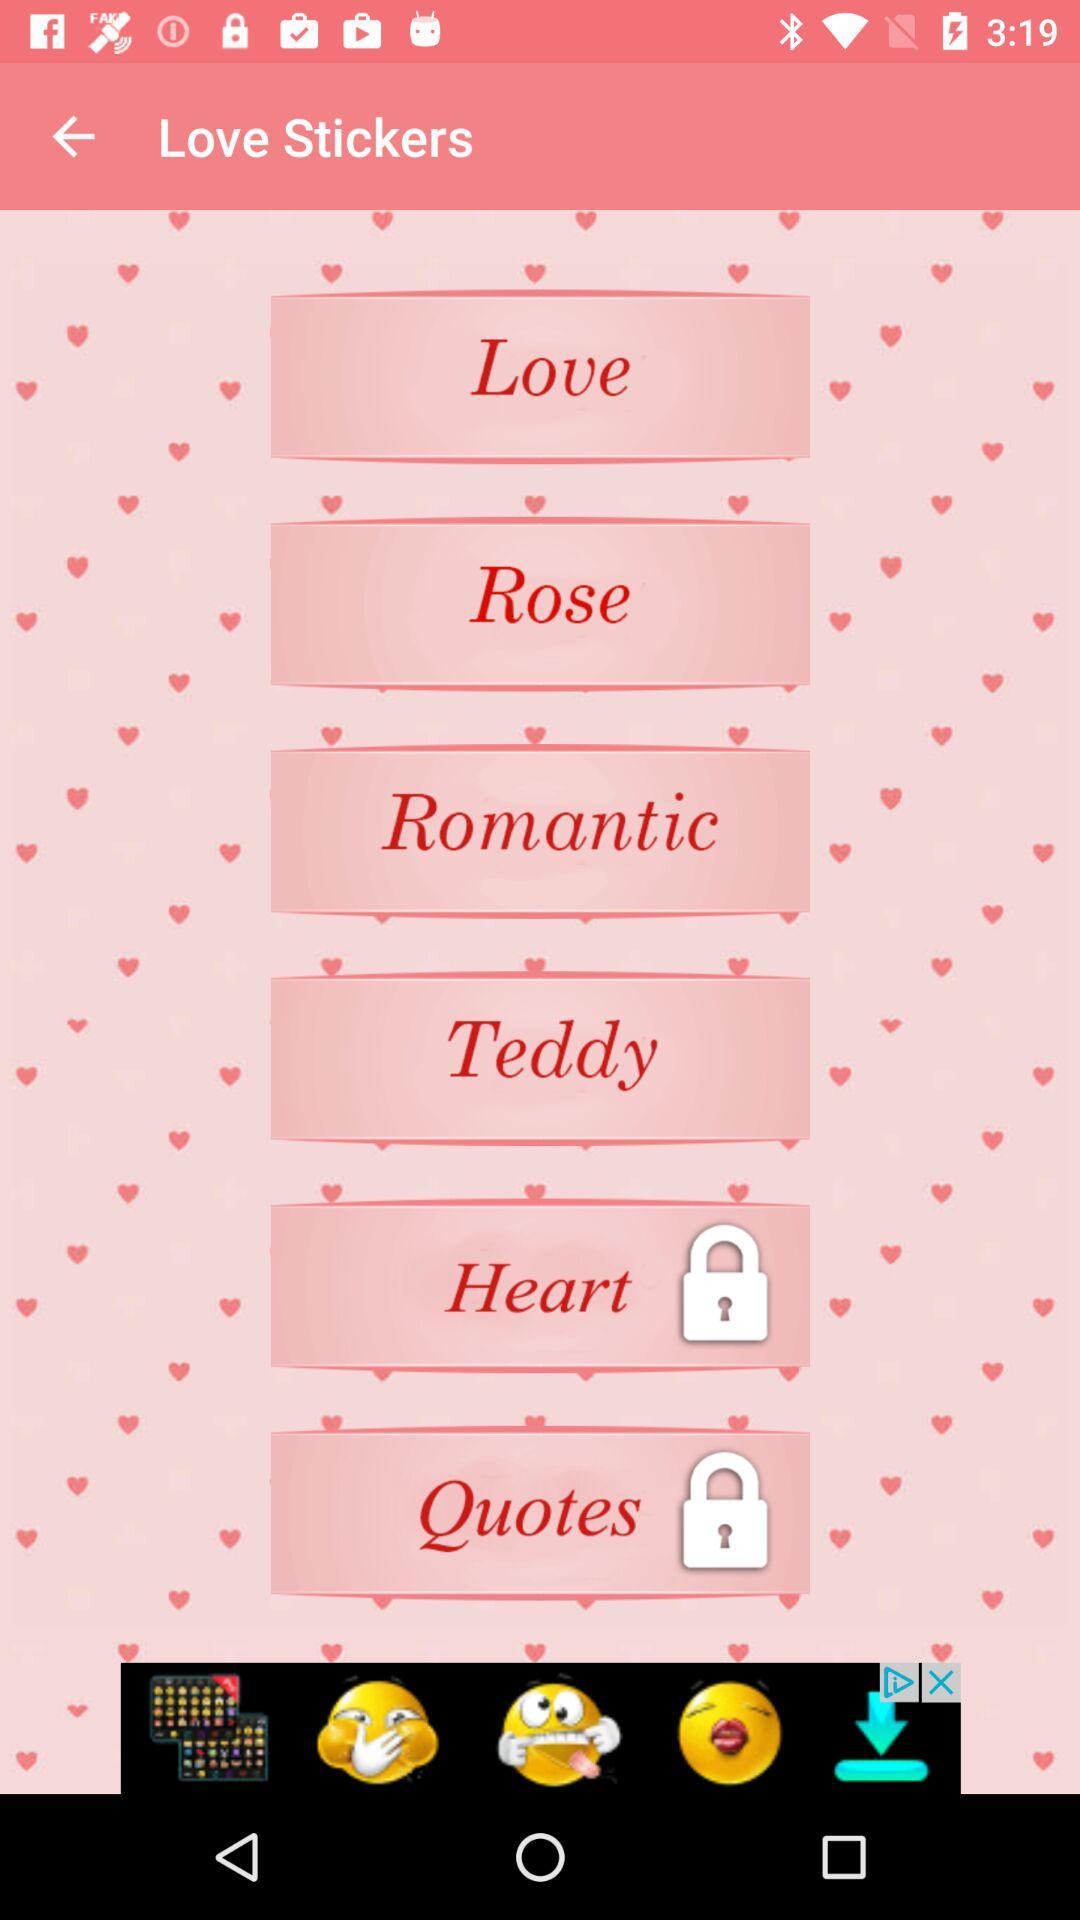  Describe the element at coordinates (540, 1057) in the screenshot. I see `the teddy sticker` at that location.